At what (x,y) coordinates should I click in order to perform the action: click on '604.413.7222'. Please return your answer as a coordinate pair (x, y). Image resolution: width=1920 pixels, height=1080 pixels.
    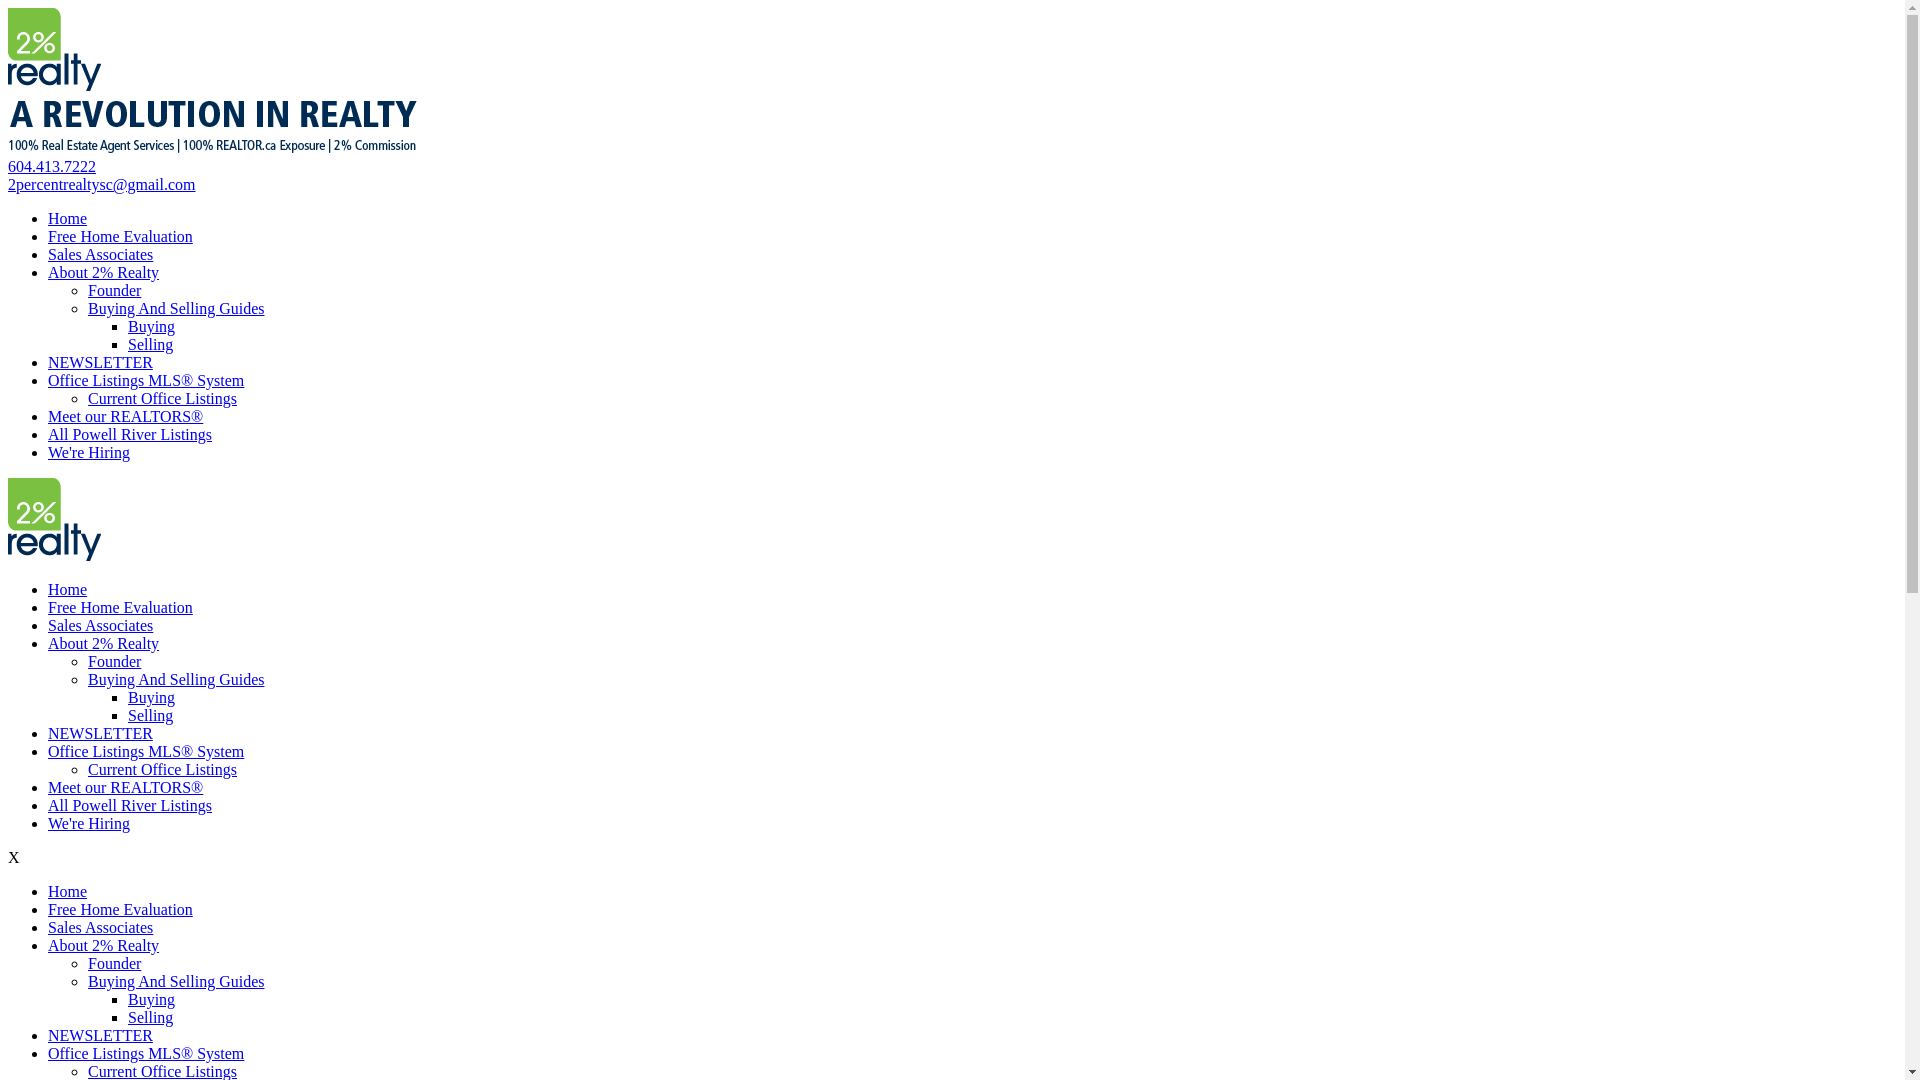
    Looking at the image, I should click on (8, 165).